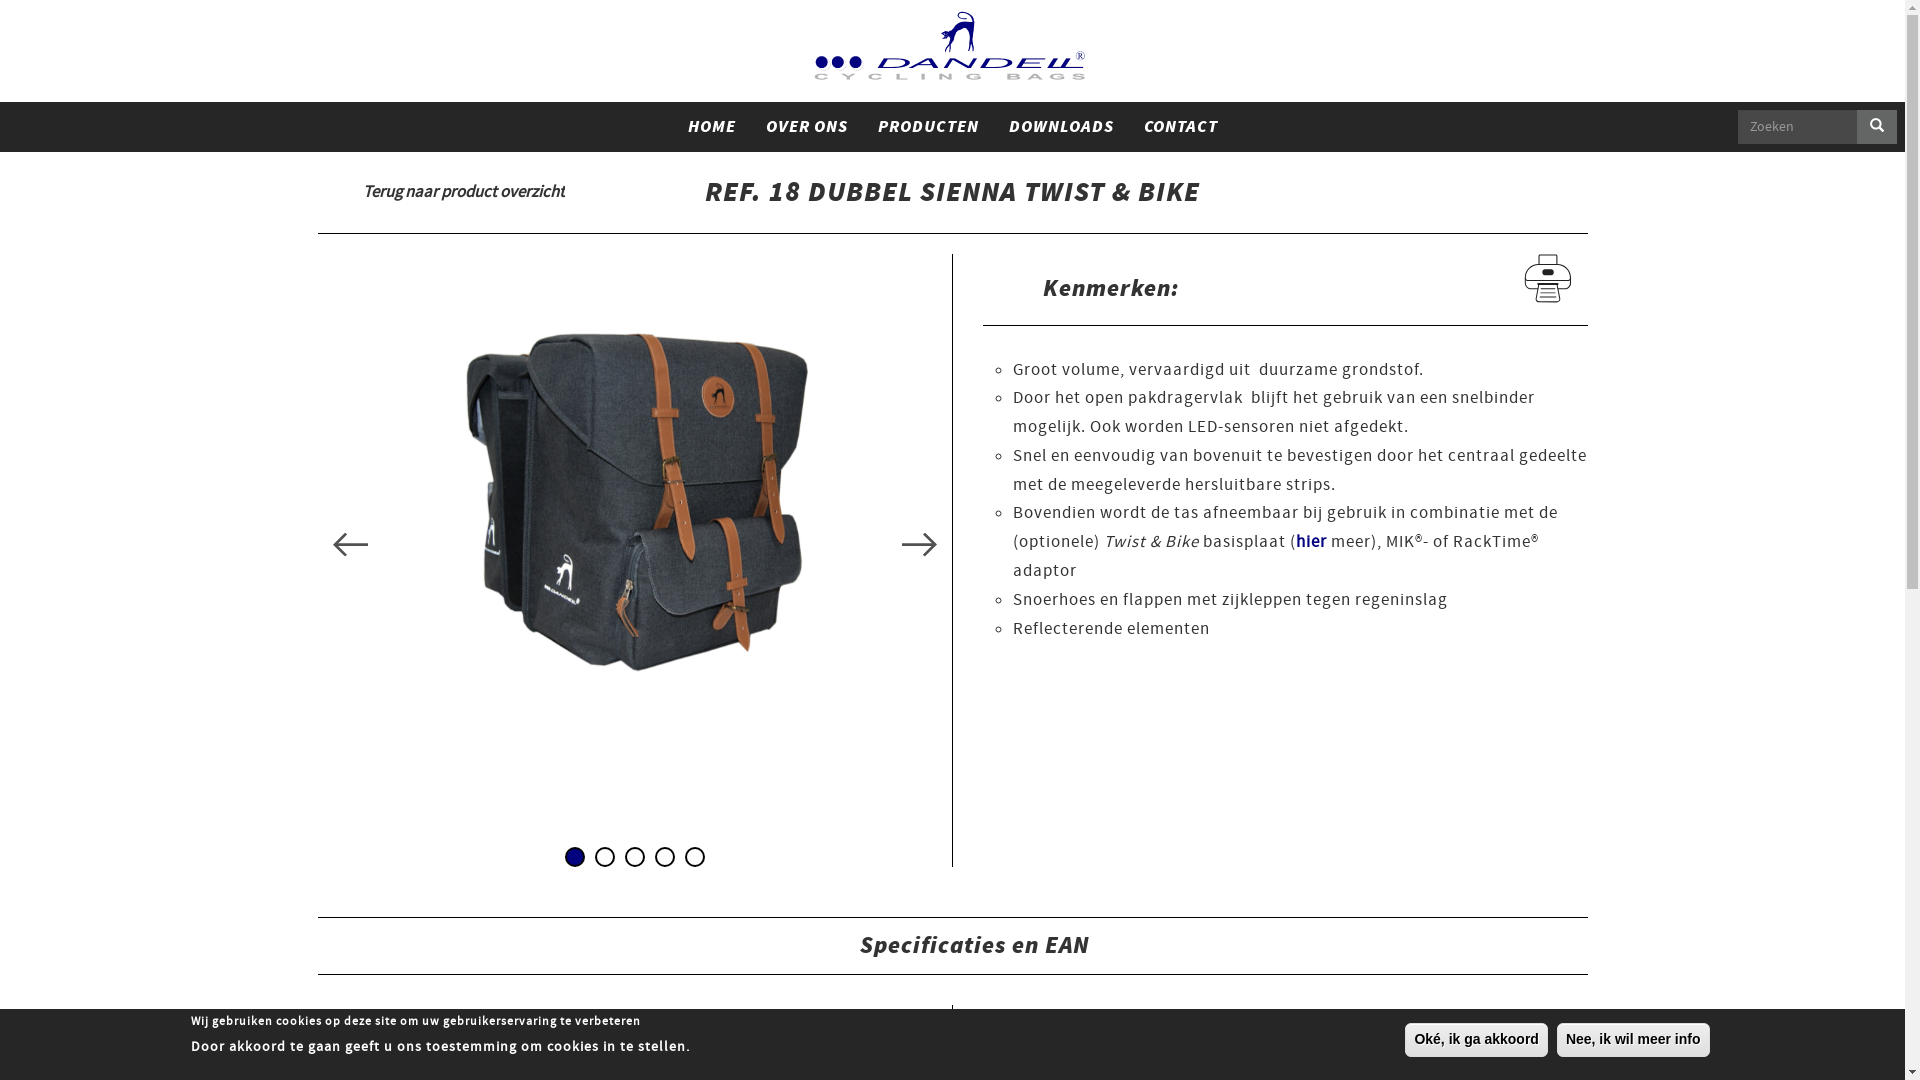 This screenshot has height=1080, width=1920. What do you see at coordinates (663, 855) in the screenshot?
I see `'4'` at bounding box center [663, 855].